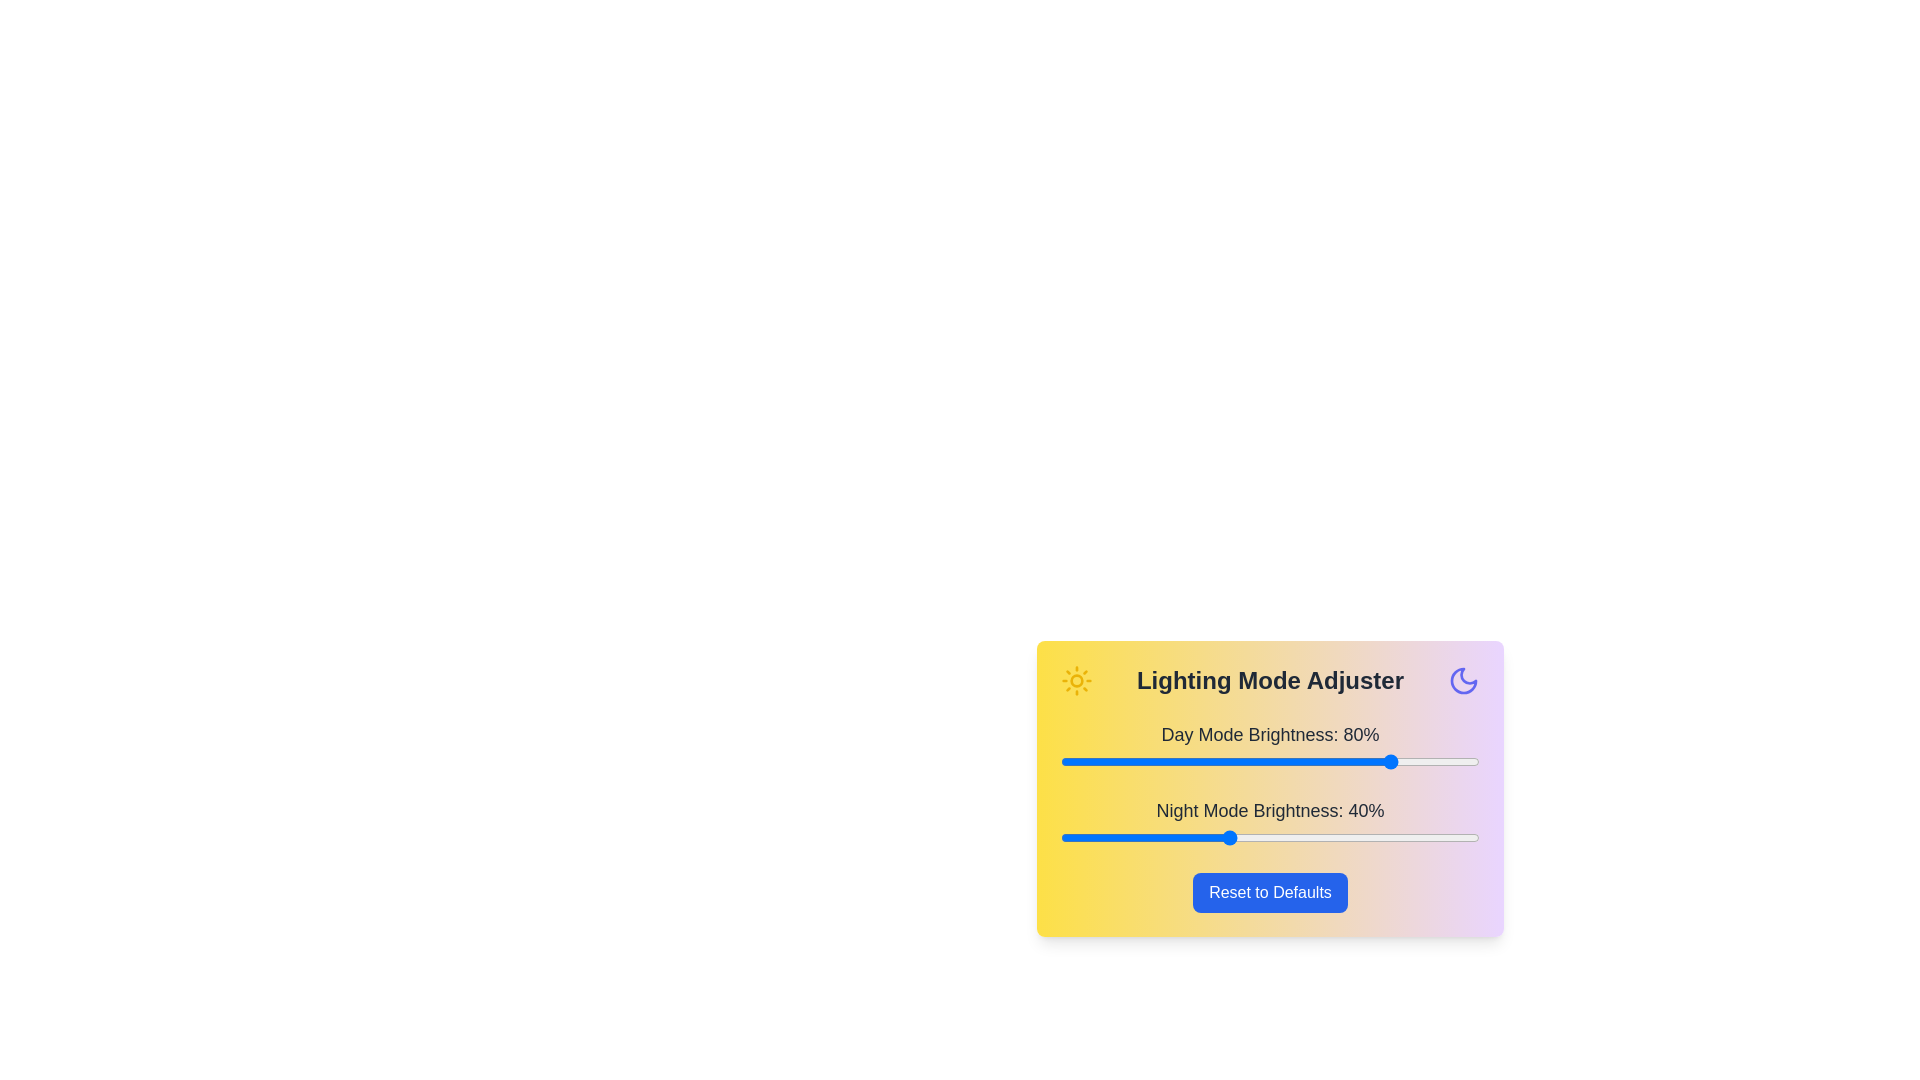 The height and width of the screenshot is (1080, 1920). I want to click on the night mode brightness slider to 34%, so click(1202, 837).